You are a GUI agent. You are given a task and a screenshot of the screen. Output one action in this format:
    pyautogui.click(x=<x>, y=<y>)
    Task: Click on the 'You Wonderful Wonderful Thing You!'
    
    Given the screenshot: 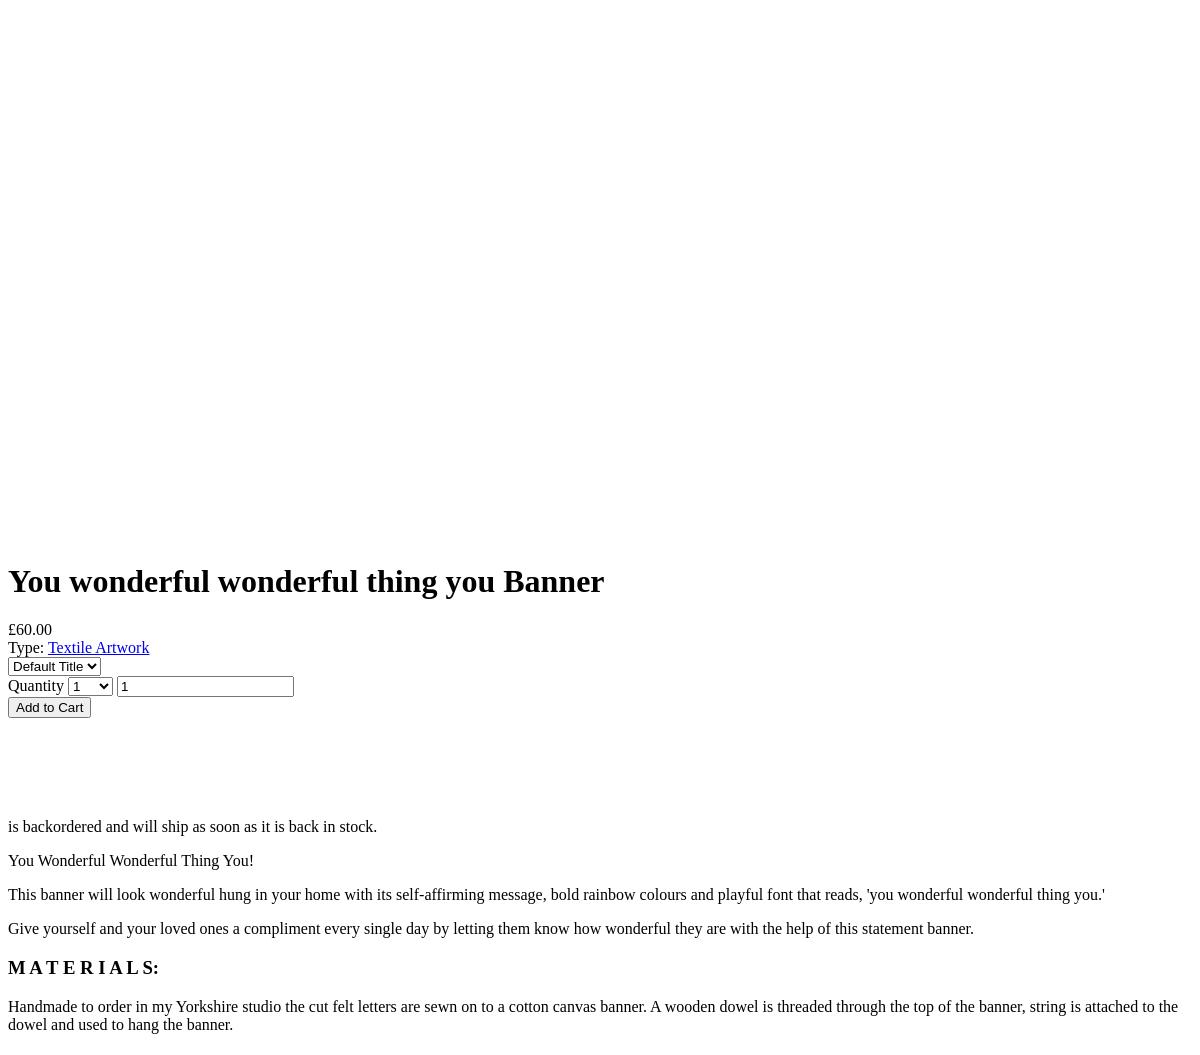 What is the action you would take?
    pyautogui.click(x=131, y=860)
    